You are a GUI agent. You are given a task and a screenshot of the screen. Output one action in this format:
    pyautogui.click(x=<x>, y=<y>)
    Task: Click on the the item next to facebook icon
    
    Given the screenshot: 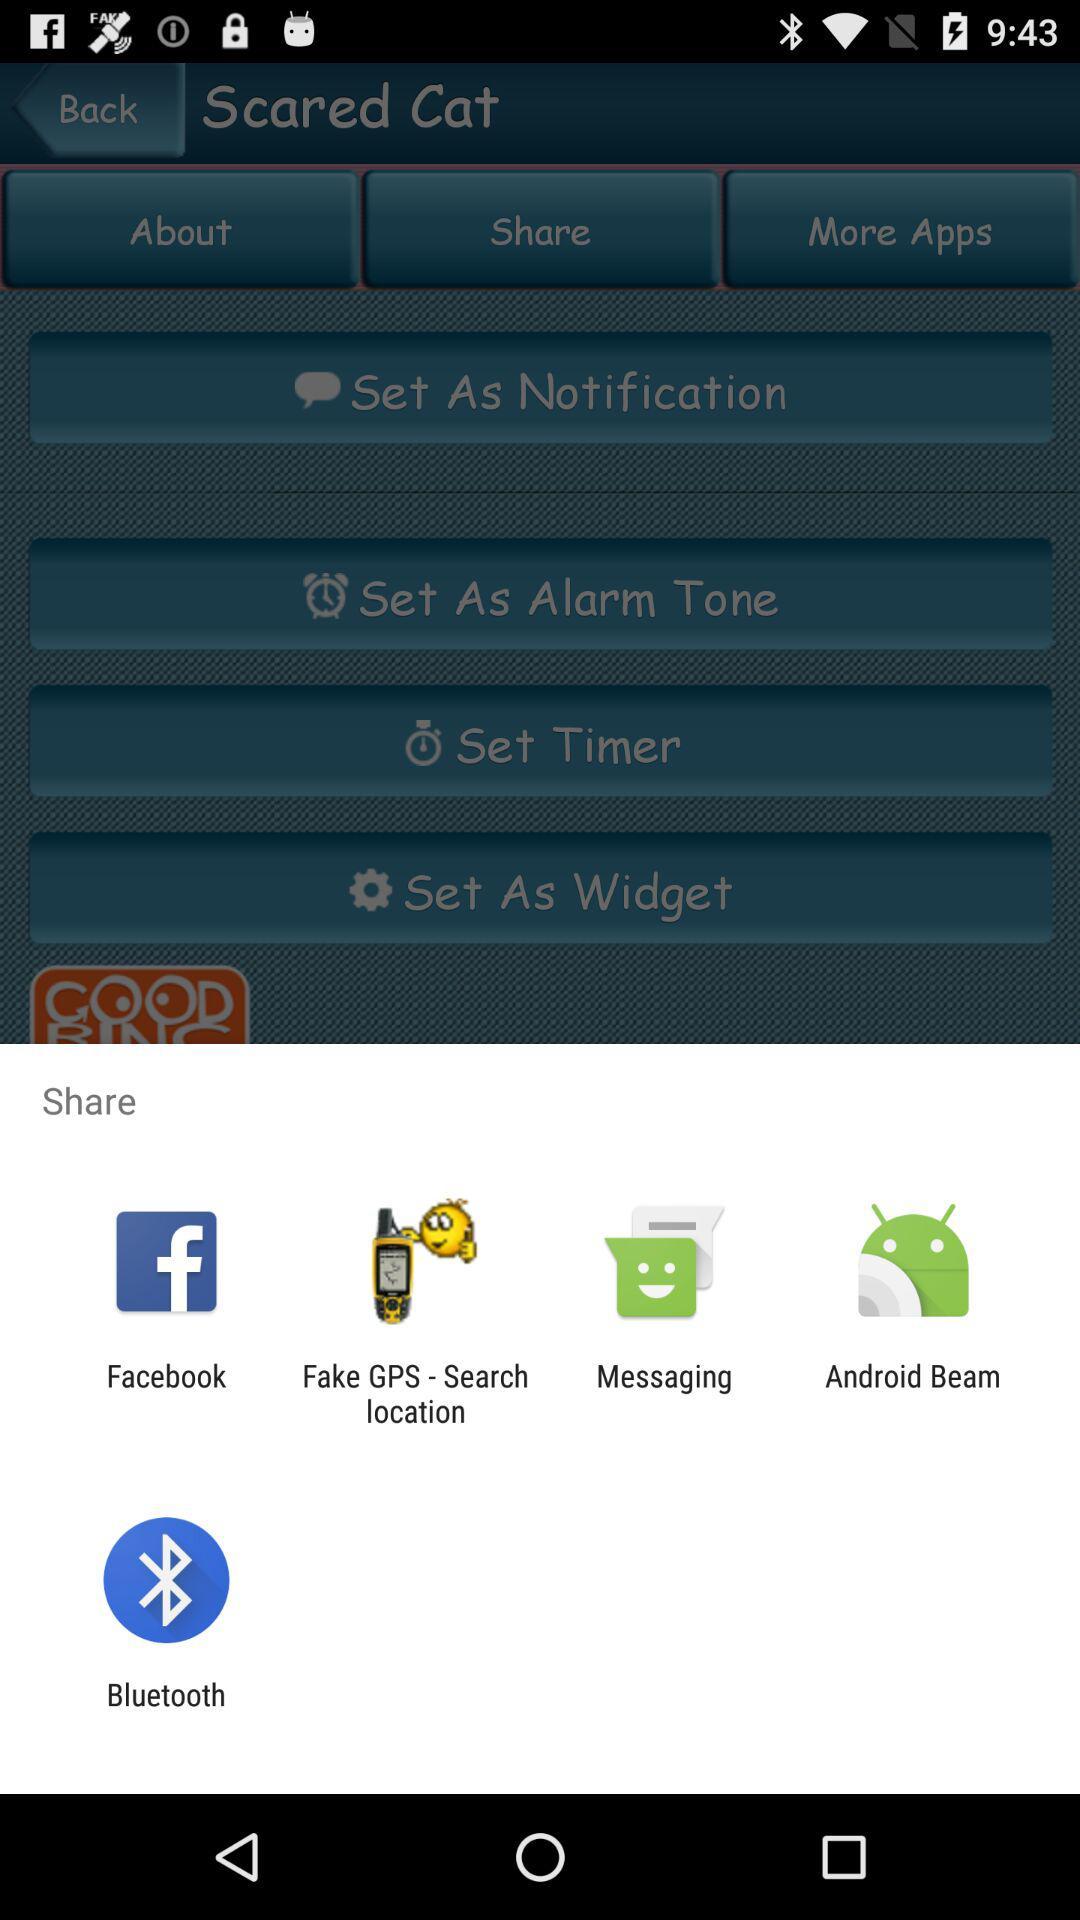 What is the action you would take?
    pyautogui.click(x=414, y=1392)
    